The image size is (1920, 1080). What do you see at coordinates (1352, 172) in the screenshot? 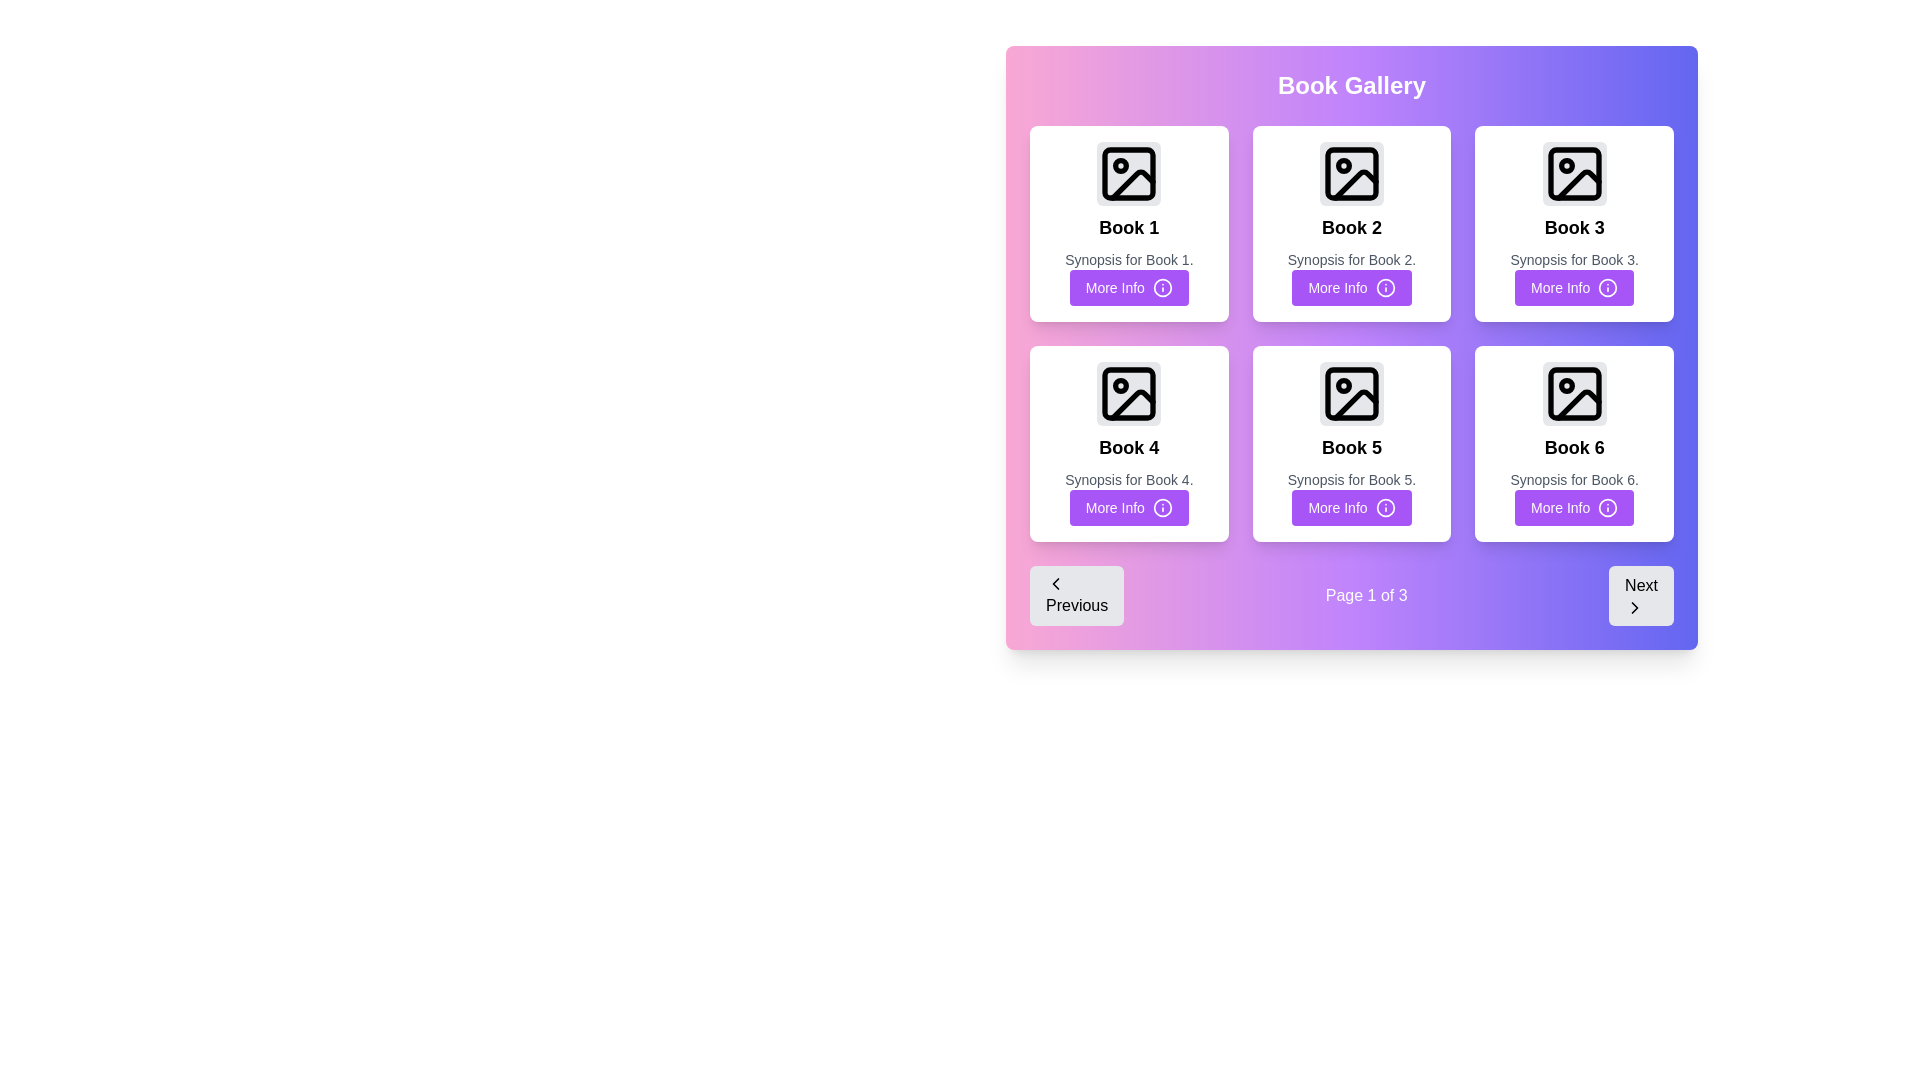
I see `the SVG Image Placeholder icon of a photo frame, which is located in the card for 'Book 2', centered in the top section of the card` at bounding box center [1352, 172].